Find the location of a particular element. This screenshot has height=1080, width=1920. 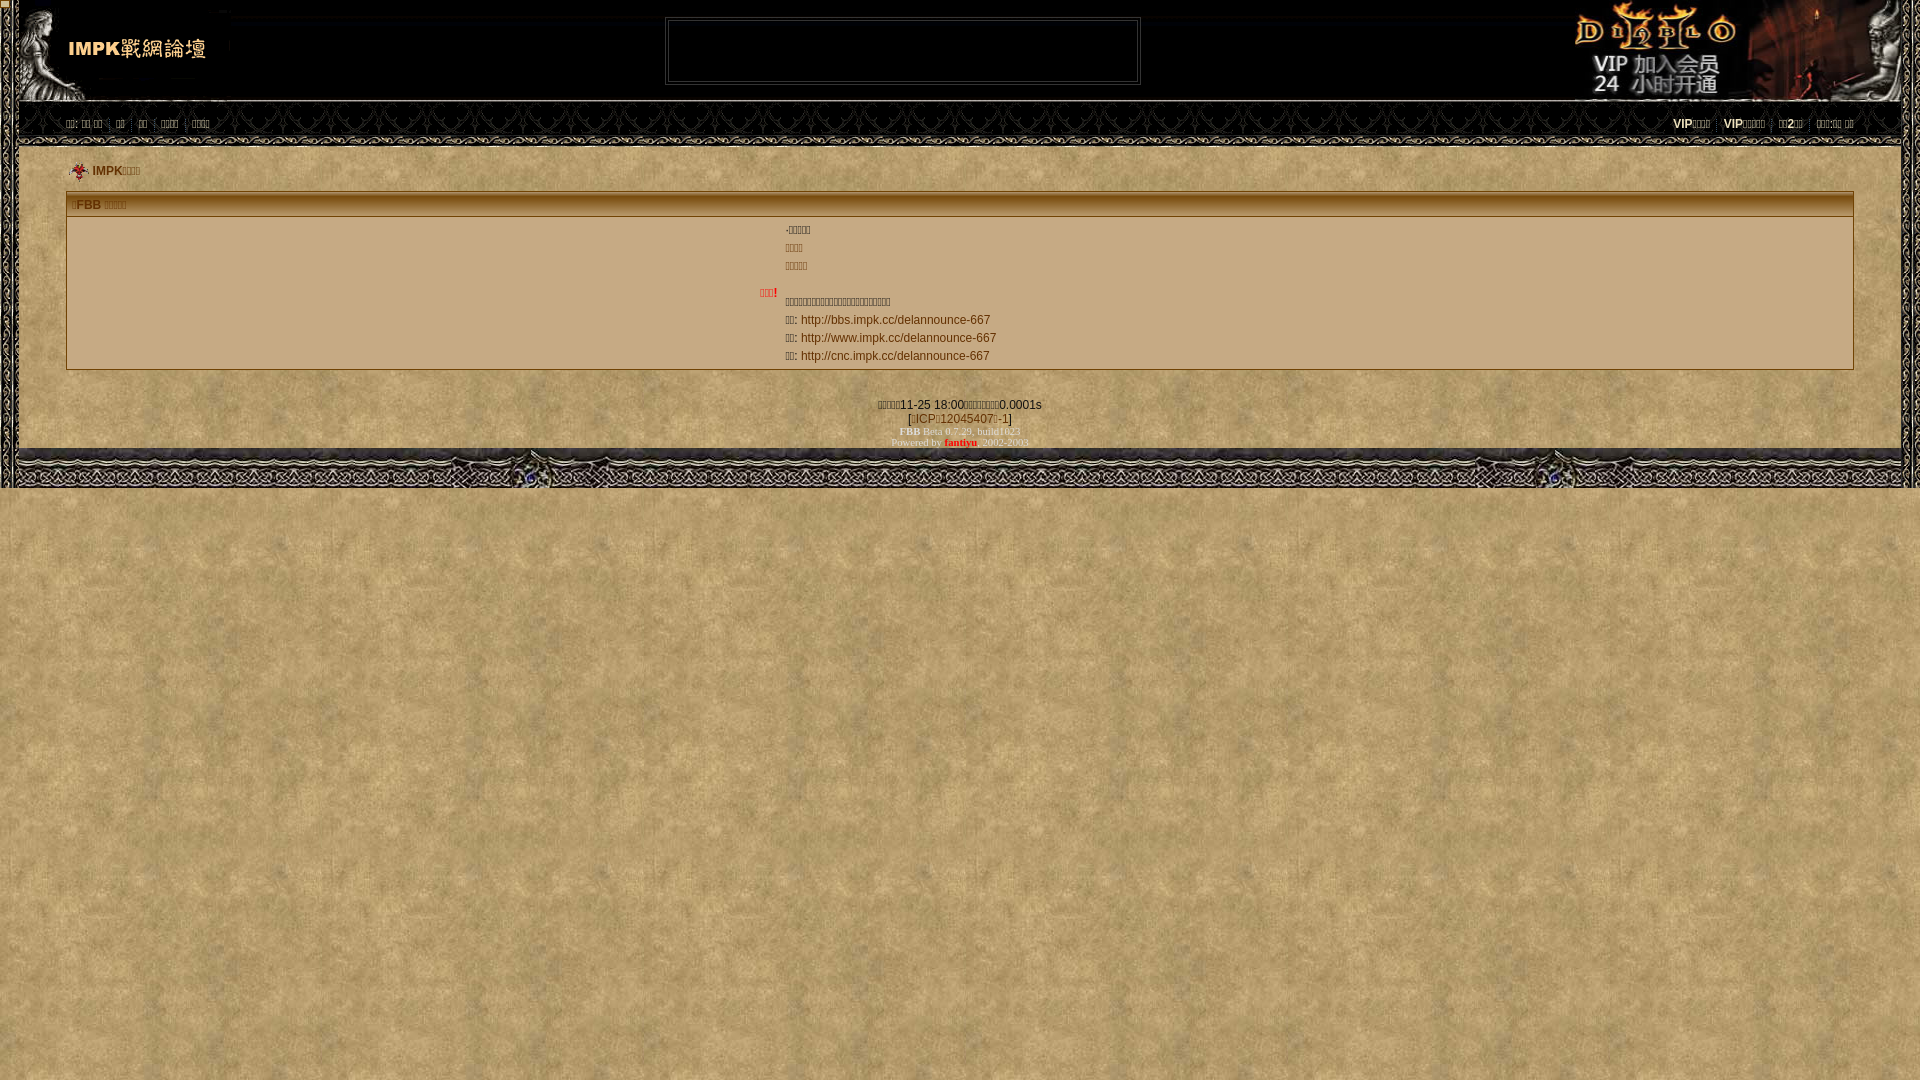

'http://bbs.impk.cc/delannounce-667' is located at coordinates (801, 319).